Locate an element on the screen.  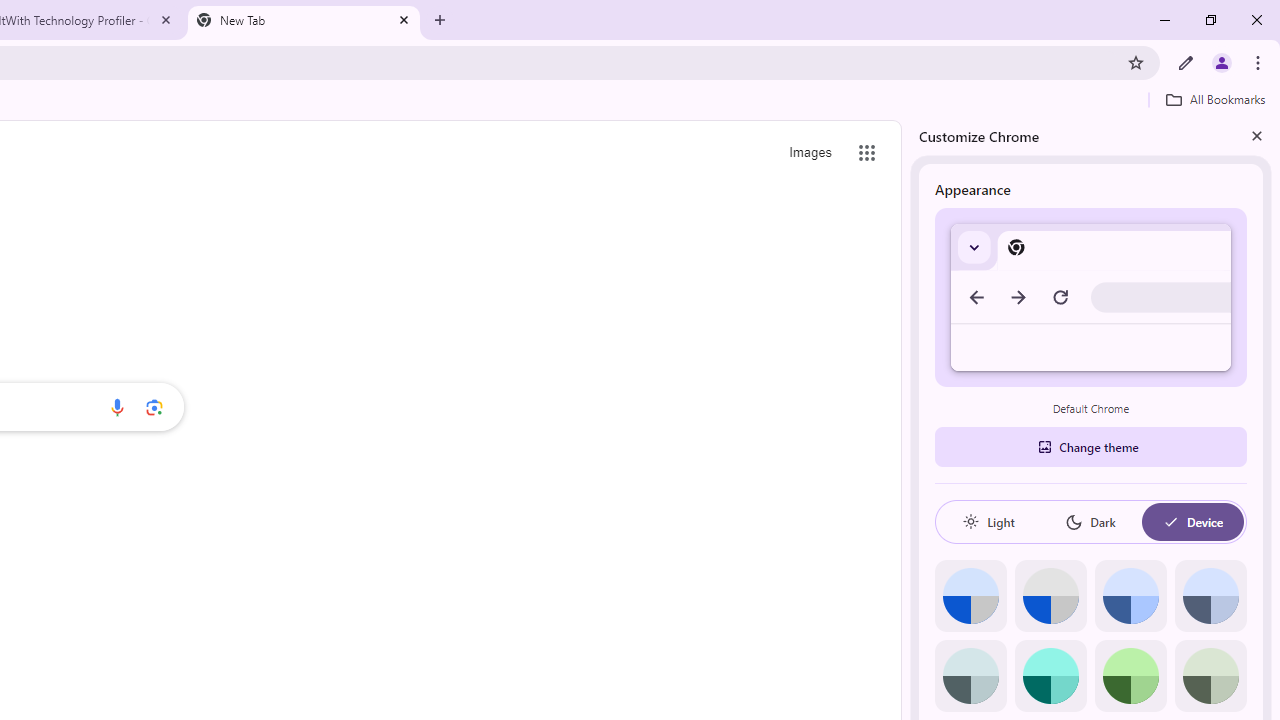
'New Tab' is located at coordinates (303, 20).